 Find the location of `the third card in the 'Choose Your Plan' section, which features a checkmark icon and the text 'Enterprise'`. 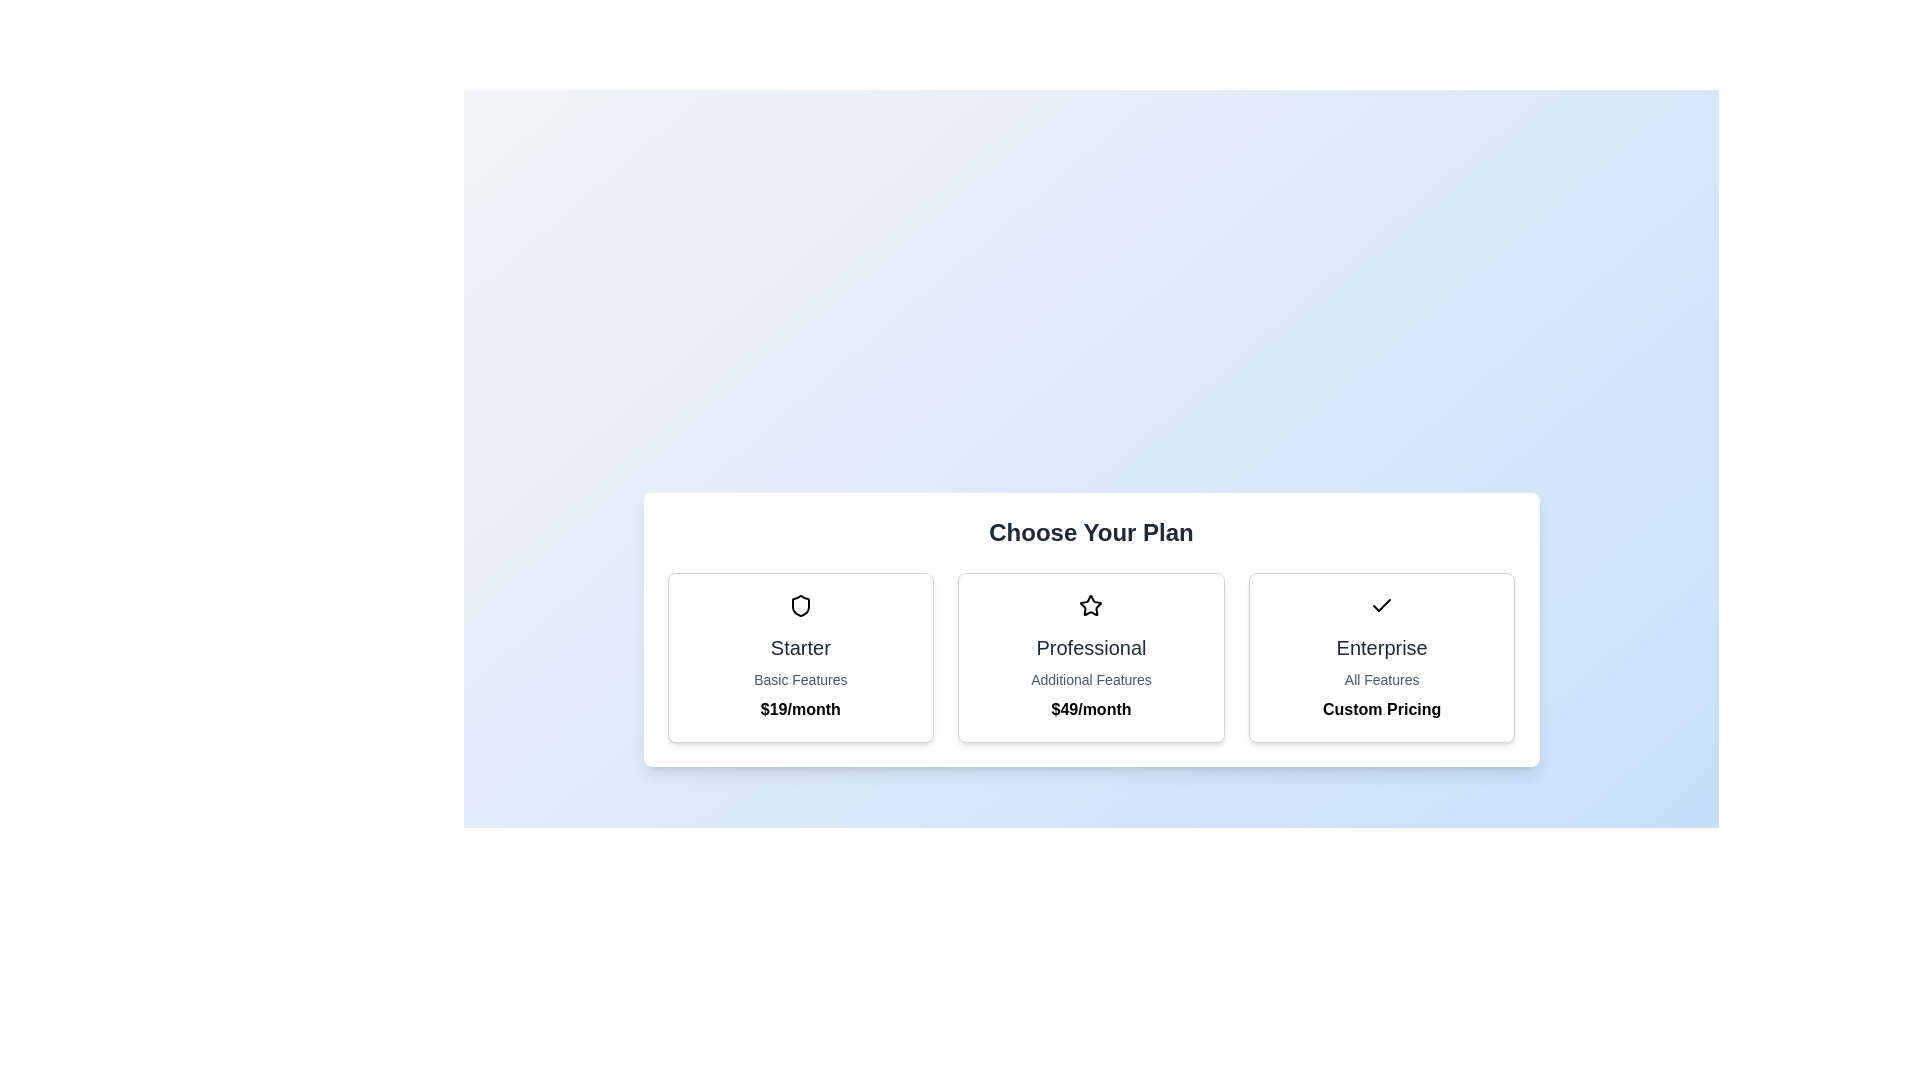

the third card in the 'Choose Your Plan' section, which features a checkmark icon and the text 'Enterprise' is located at coordinates (1381, 658).